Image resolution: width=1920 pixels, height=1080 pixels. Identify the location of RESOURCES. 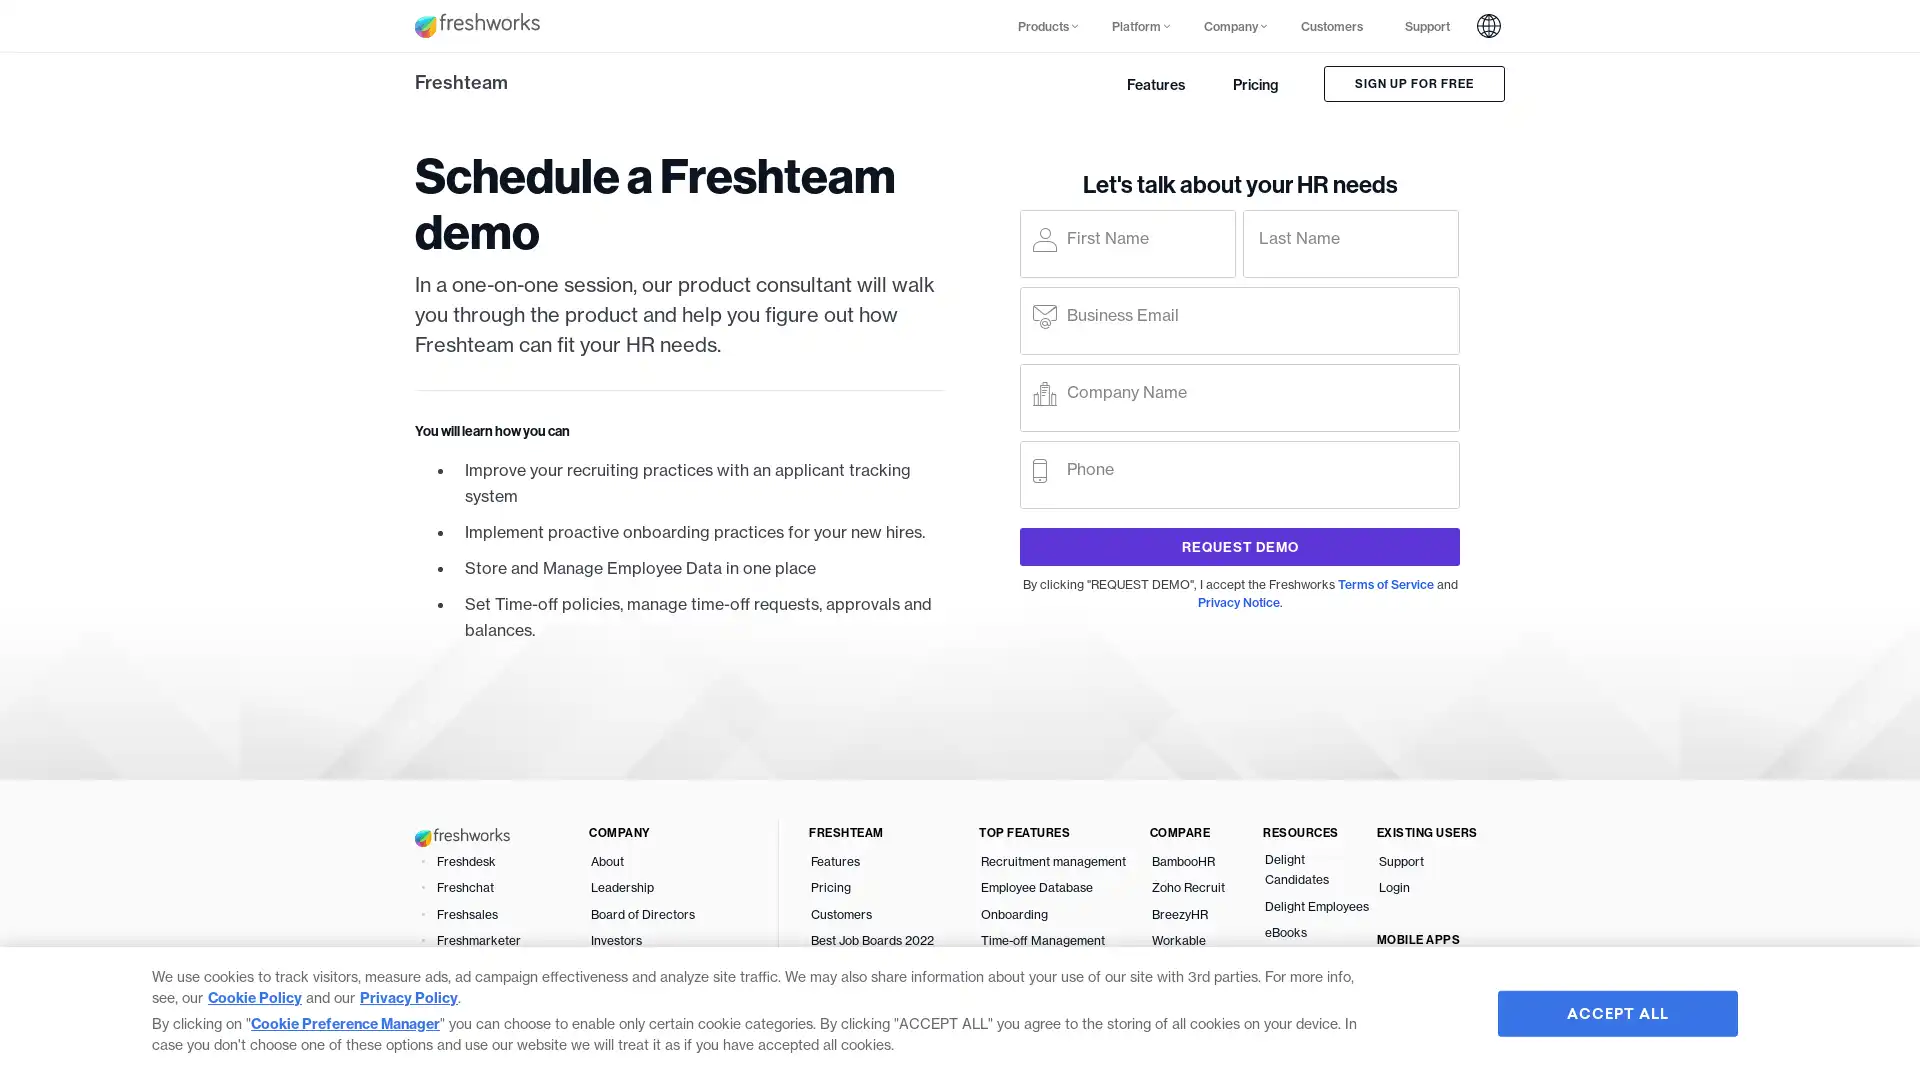
(1319, 832).